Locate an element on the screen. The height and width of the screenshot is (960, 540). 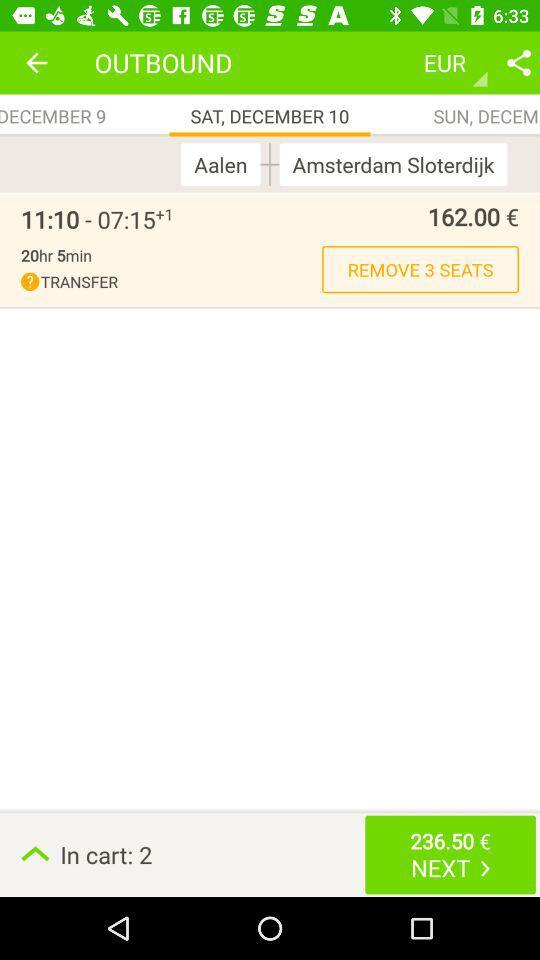
share is located at coordinates (518, 62).